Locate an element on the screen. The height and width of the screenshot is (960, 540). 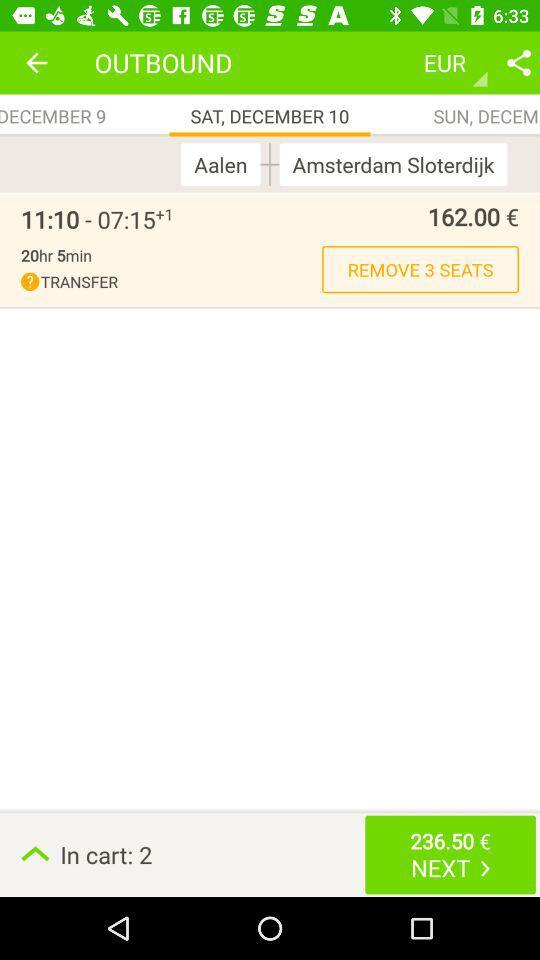
share is located at coordinates (518, 62).